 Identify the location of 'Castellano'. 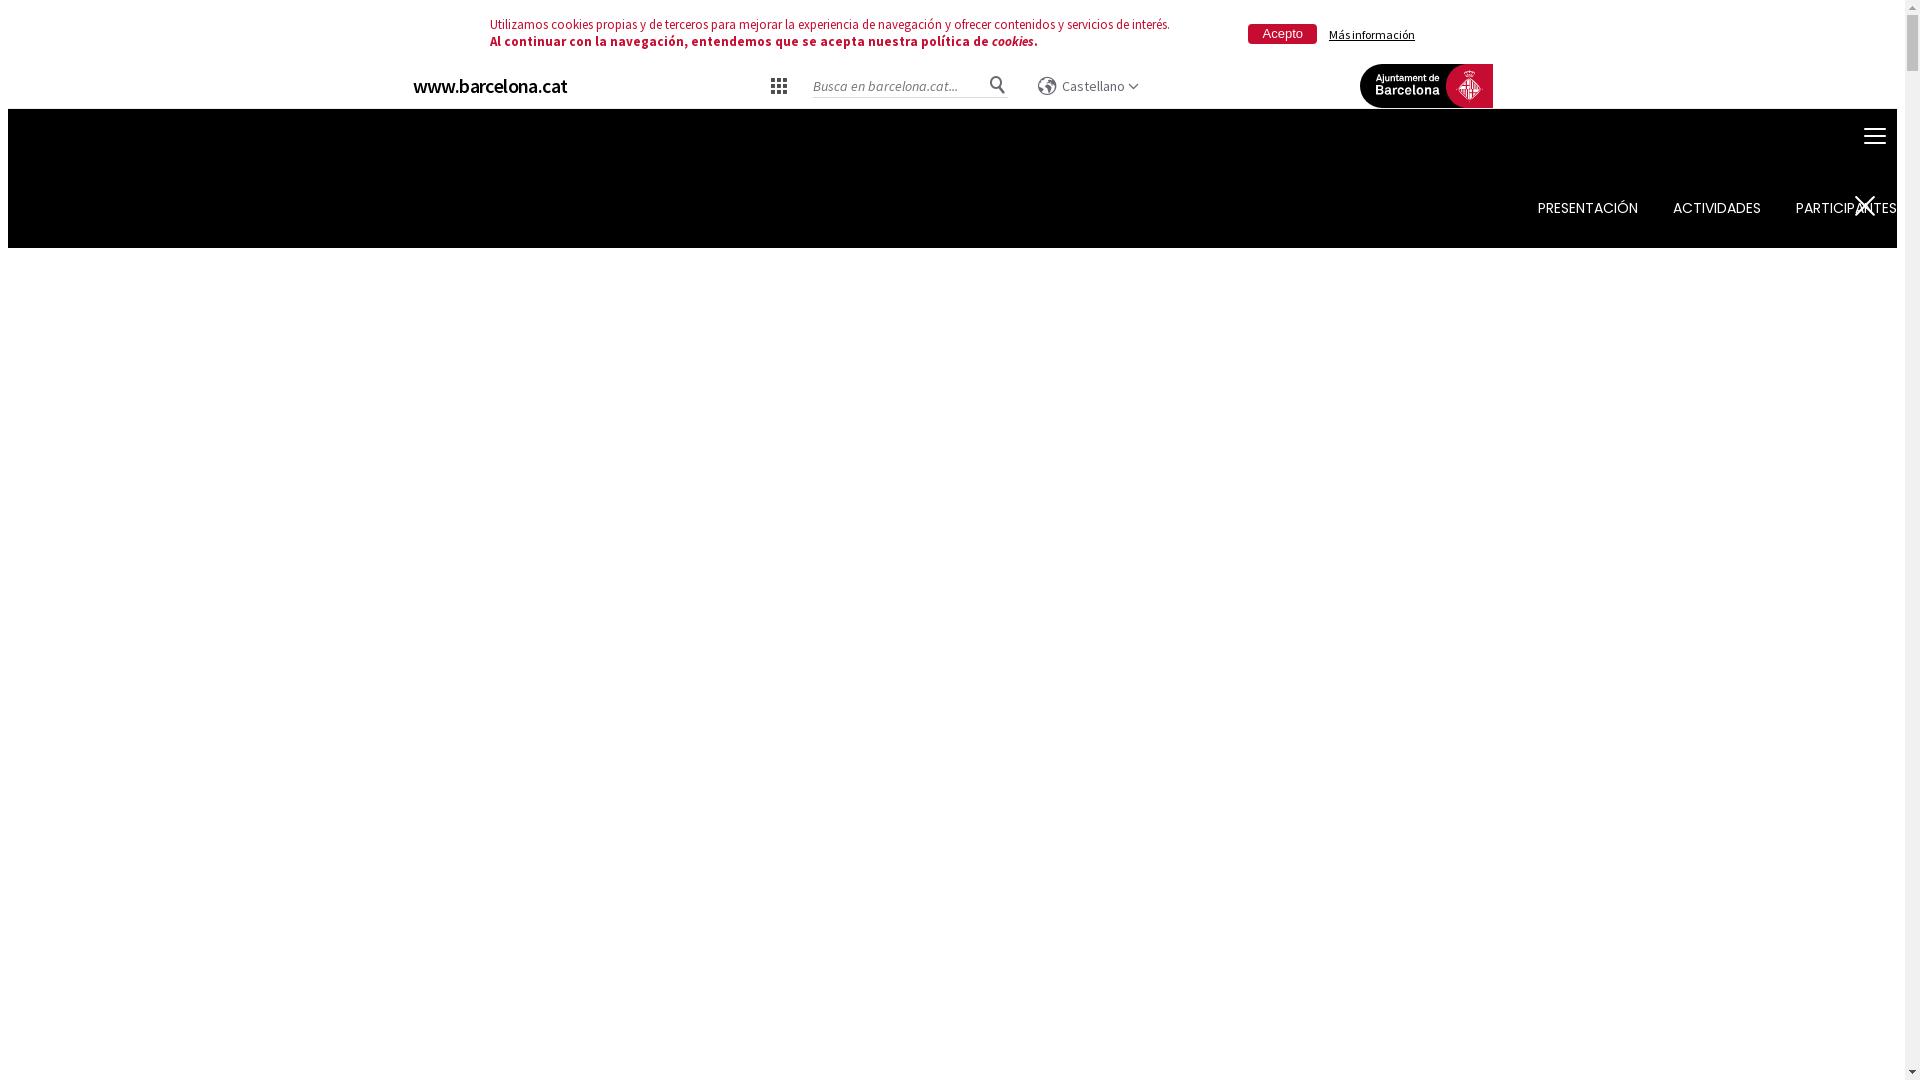
(1087, 84).